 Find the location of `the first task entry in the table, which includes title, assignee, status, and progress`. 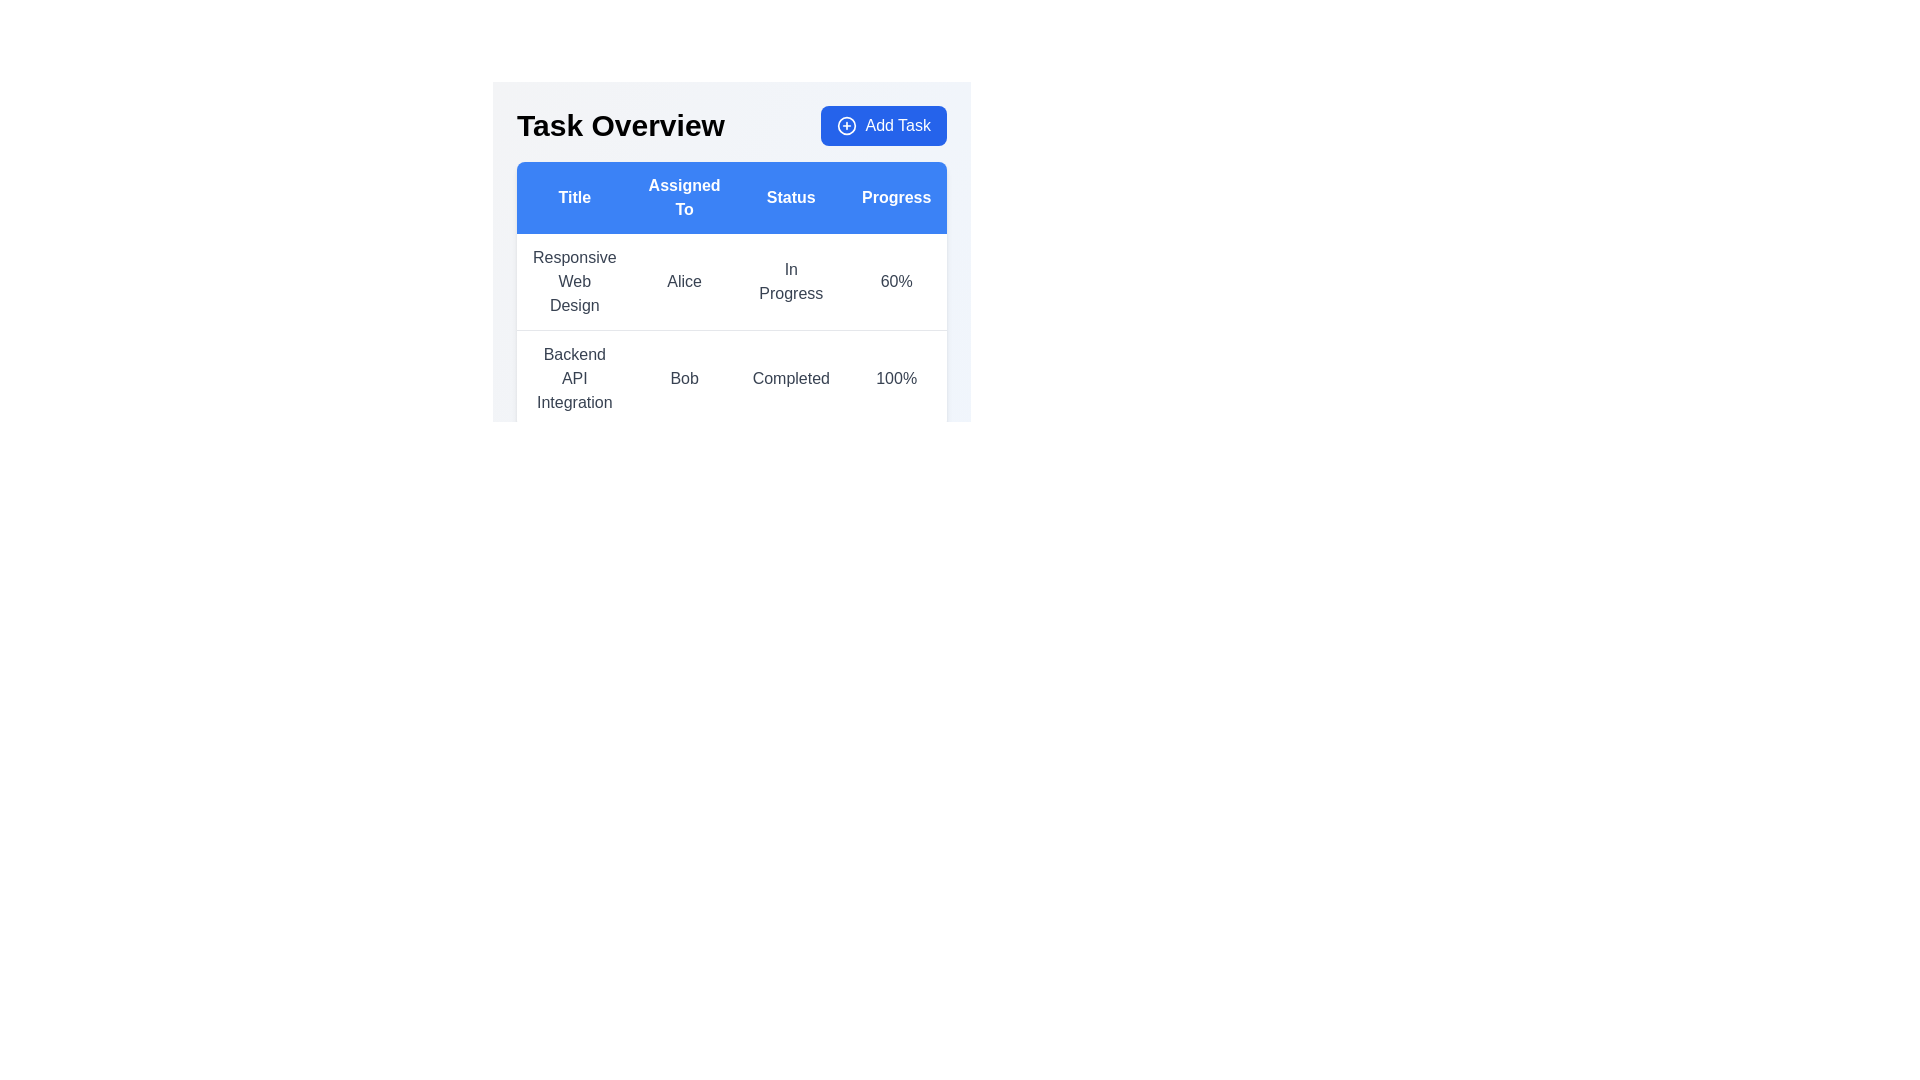

the first task entry in the table, which includes title, assignee, status, and progress is located at coordinates (791, 282).